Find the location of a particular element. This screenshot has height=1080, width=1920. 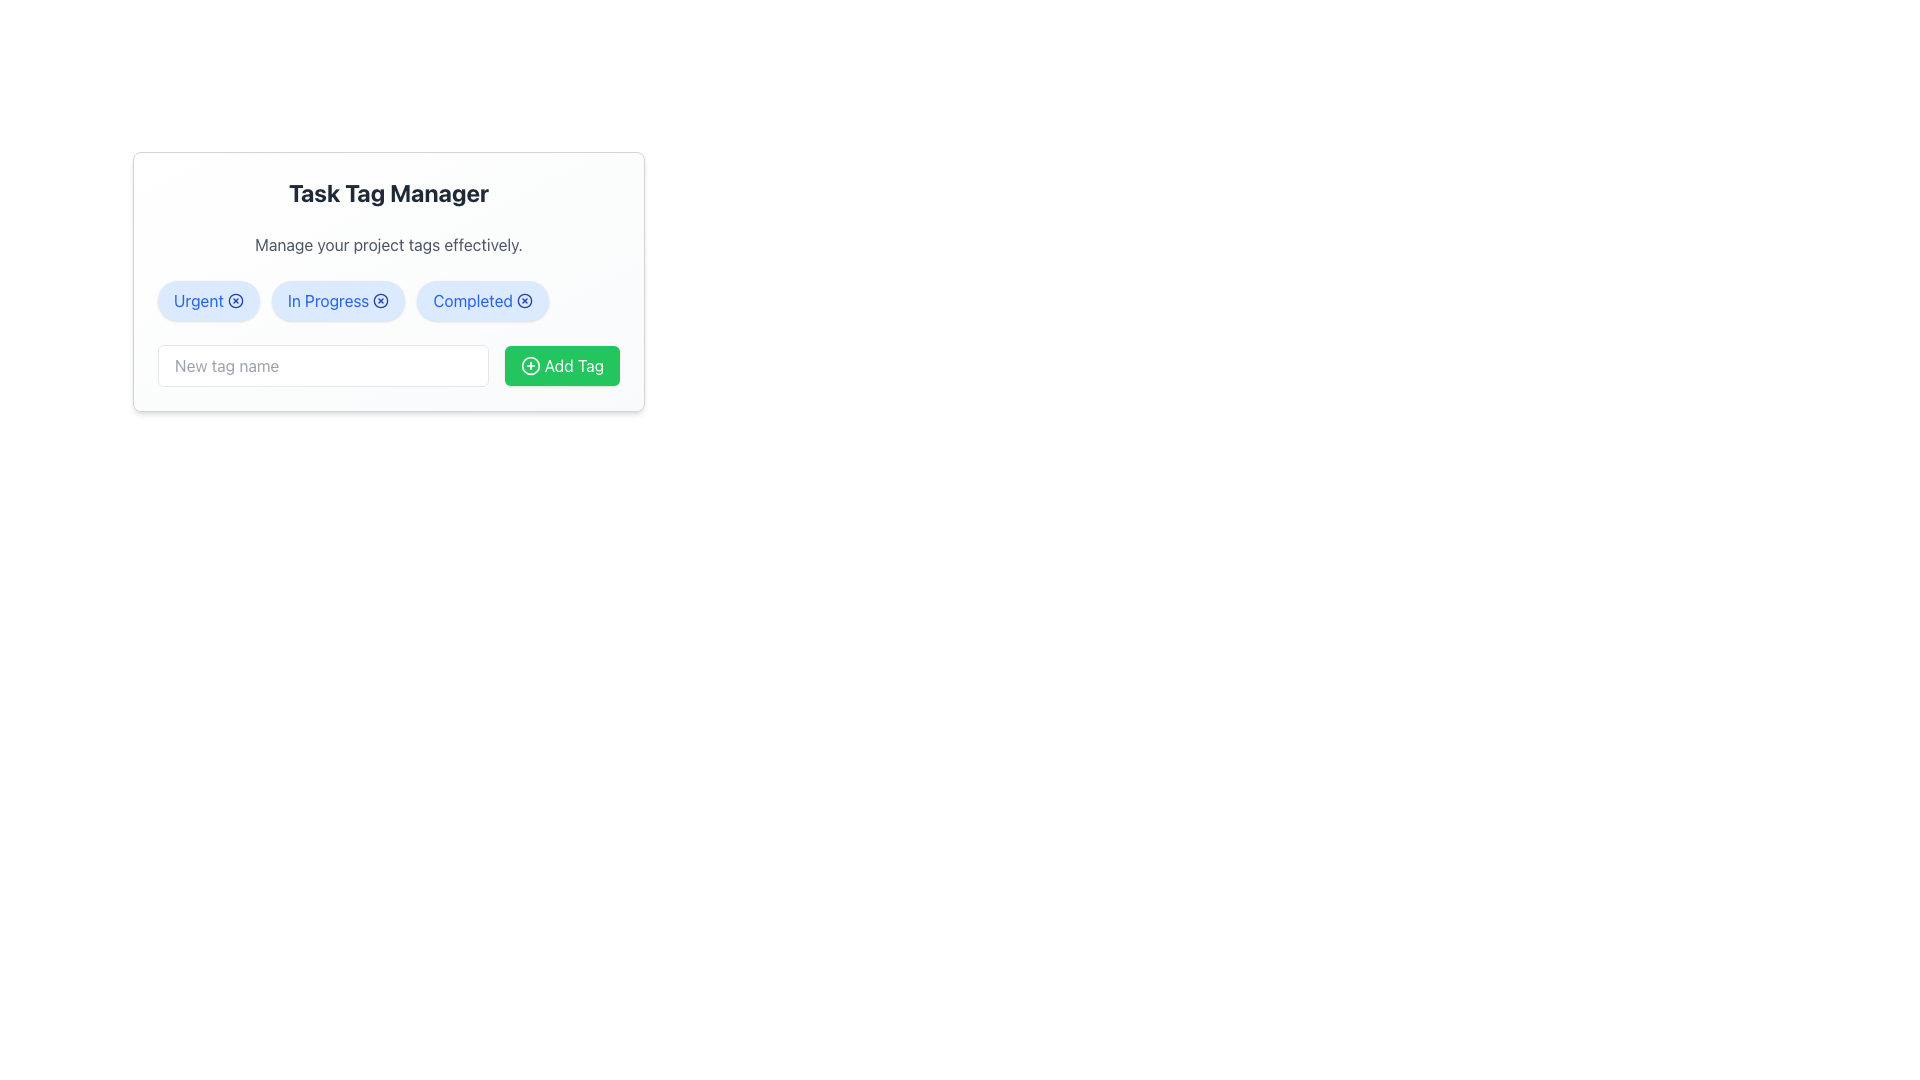

the 'remove' button icon located at the rightmost end of the 'Completed' tag, adjacent to the text 'Completed' is located at coordinates (524, 300).